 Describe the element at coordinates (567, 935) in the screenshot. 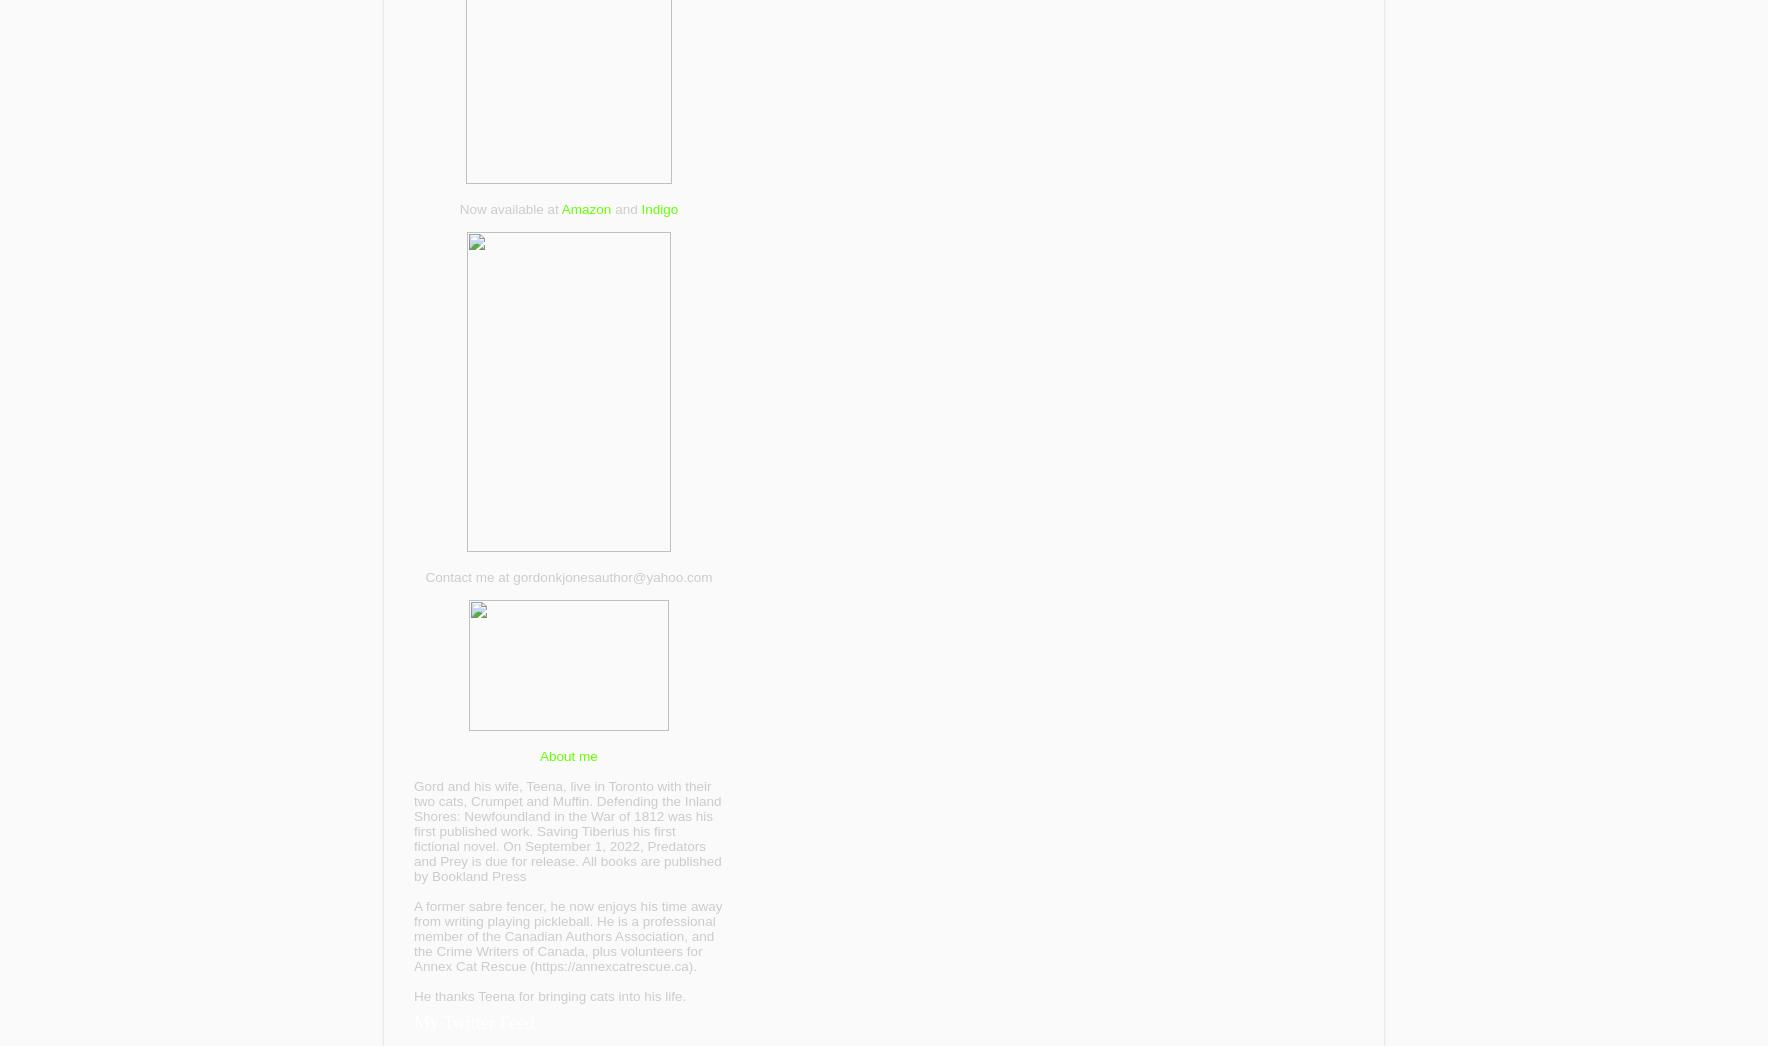

I see `'A former sabre fencer, he now enjoys his time away from writing playing pickleball. He is a professional member of the Canadian Authors Association, and the Crime Writers of Canada, plus volunteers for Annex Cat Rescue (https://annexcatrescue.ca).'` at that location.